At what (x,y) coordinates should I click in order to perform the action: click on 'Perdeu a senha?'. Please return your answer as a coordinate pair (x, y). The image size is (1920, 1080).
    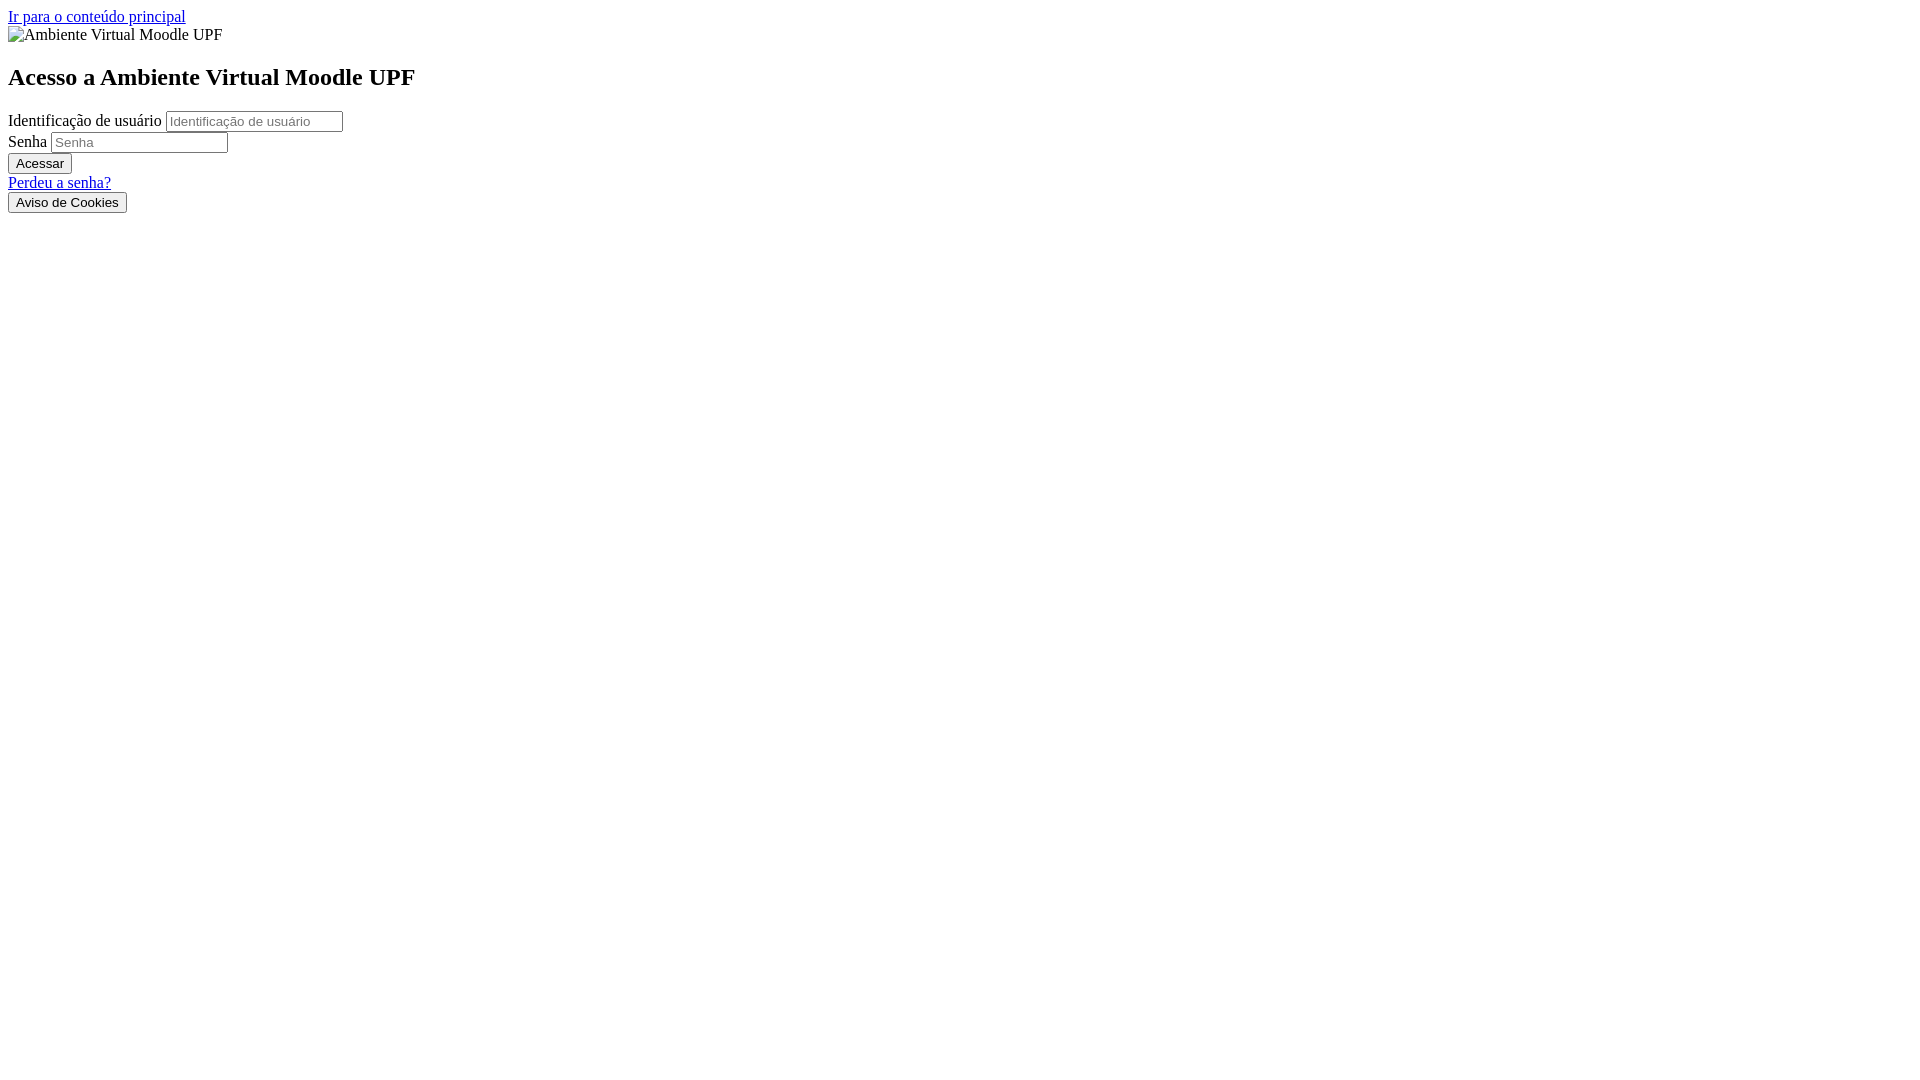
    Looking at the image, I should click on (59, 182).